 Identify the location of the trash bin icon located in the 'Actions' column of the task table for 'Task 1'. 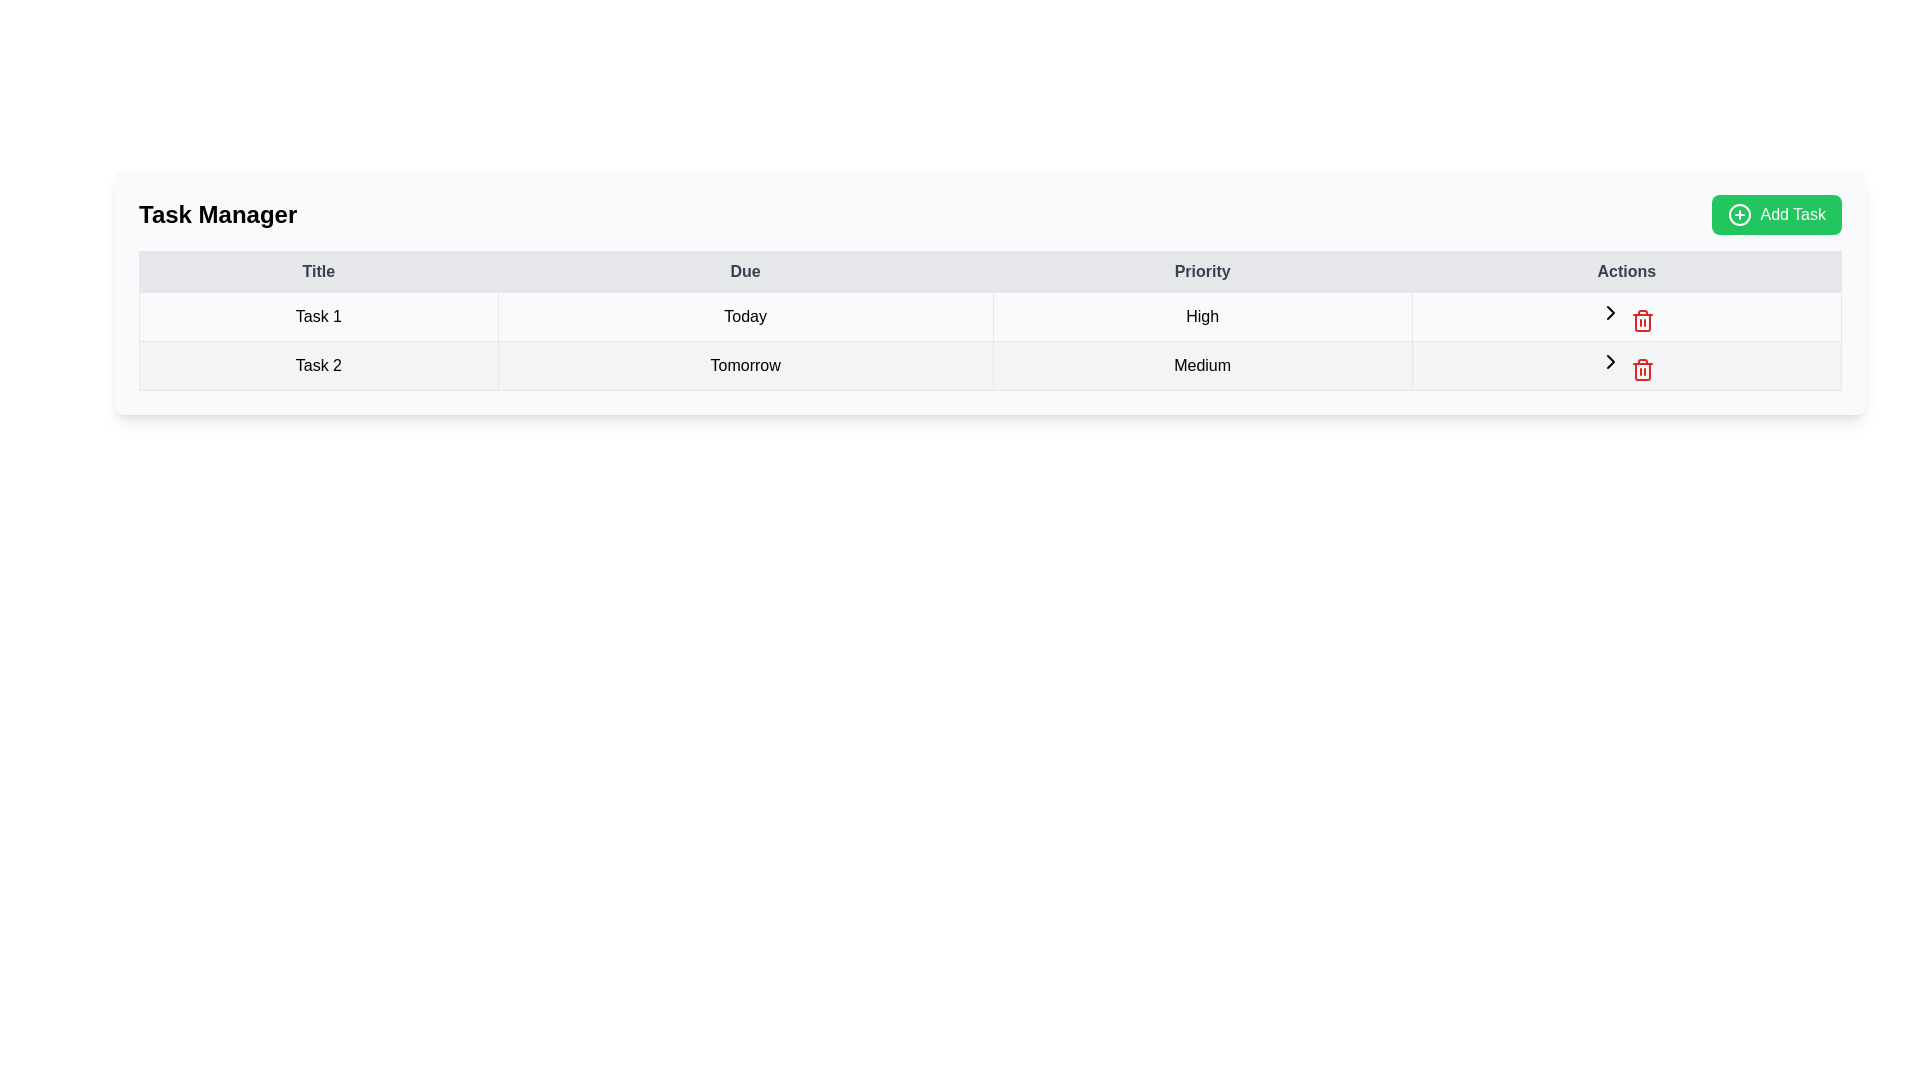
(1626, 315).